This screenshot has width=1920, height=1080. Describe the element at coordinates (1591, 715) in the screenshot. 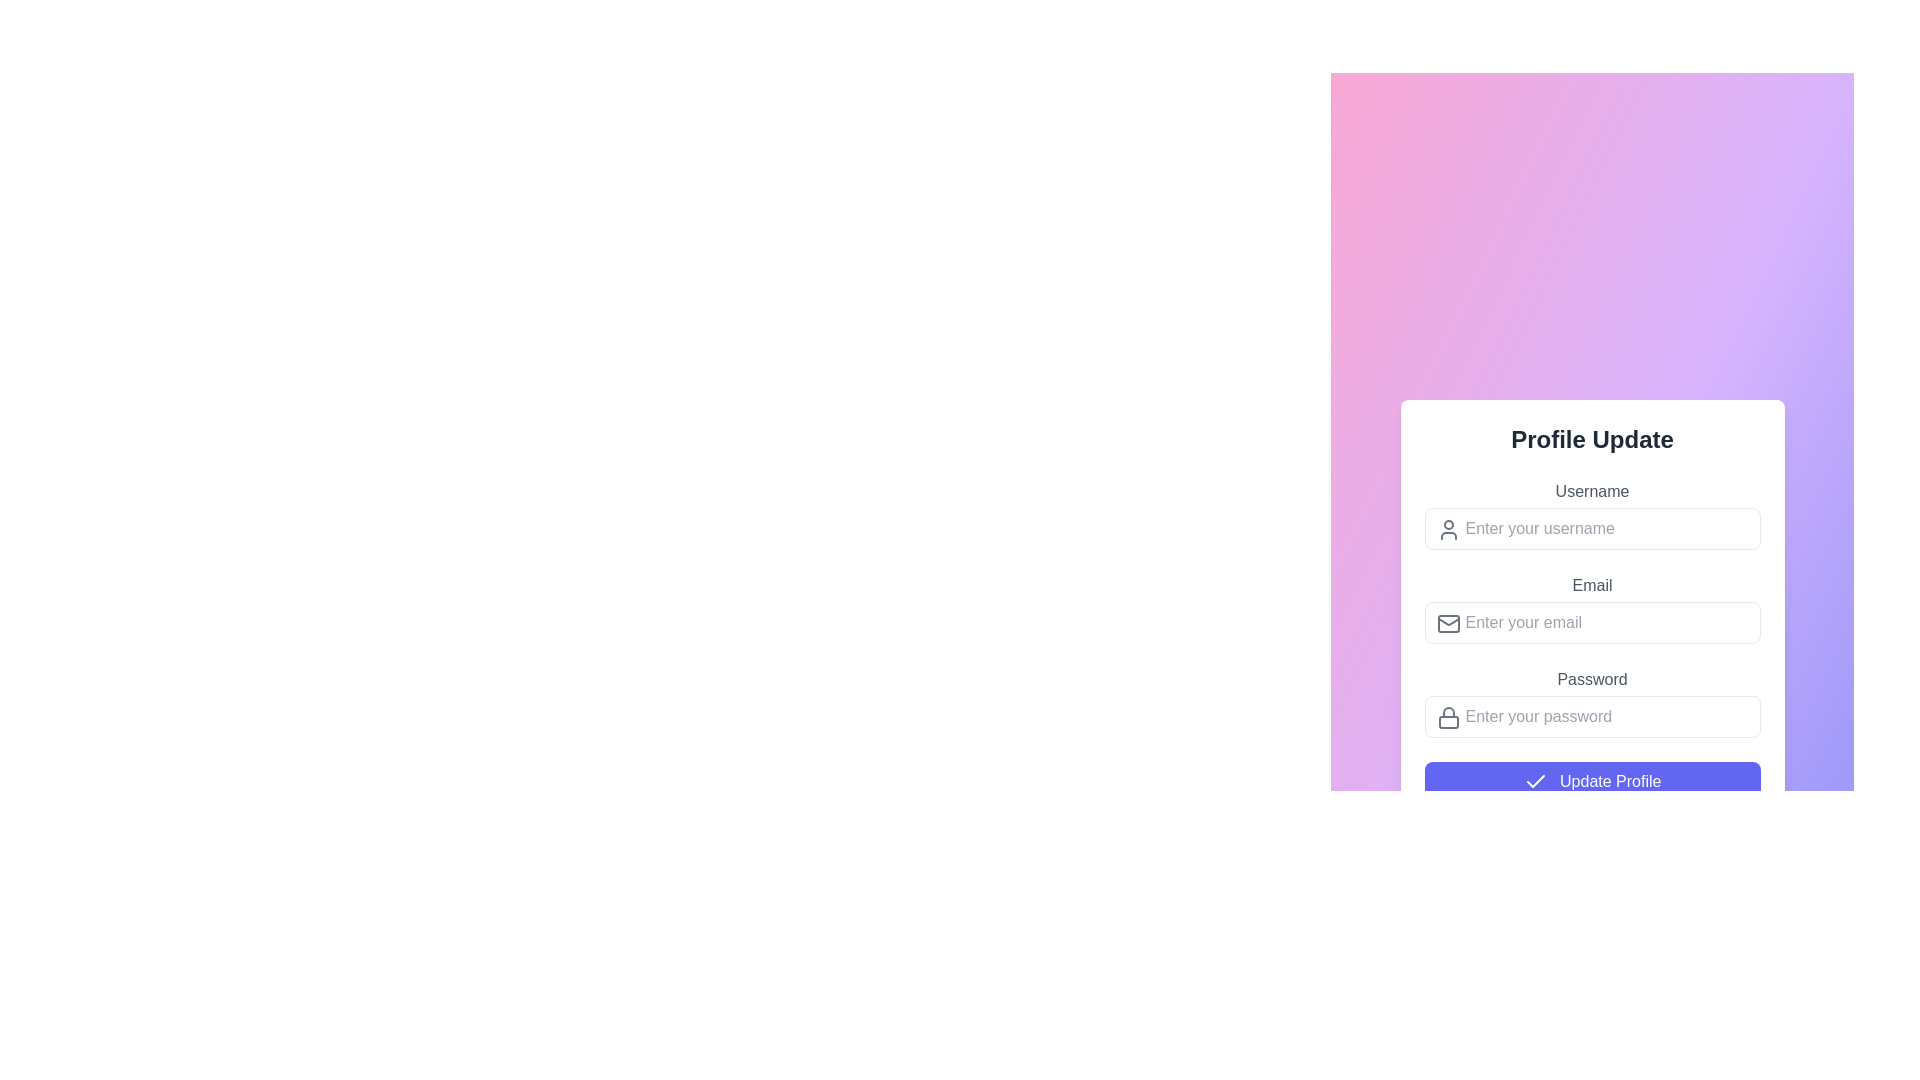

I see `the password input field to focus on it, allowing the user to type their password securely` at that location.